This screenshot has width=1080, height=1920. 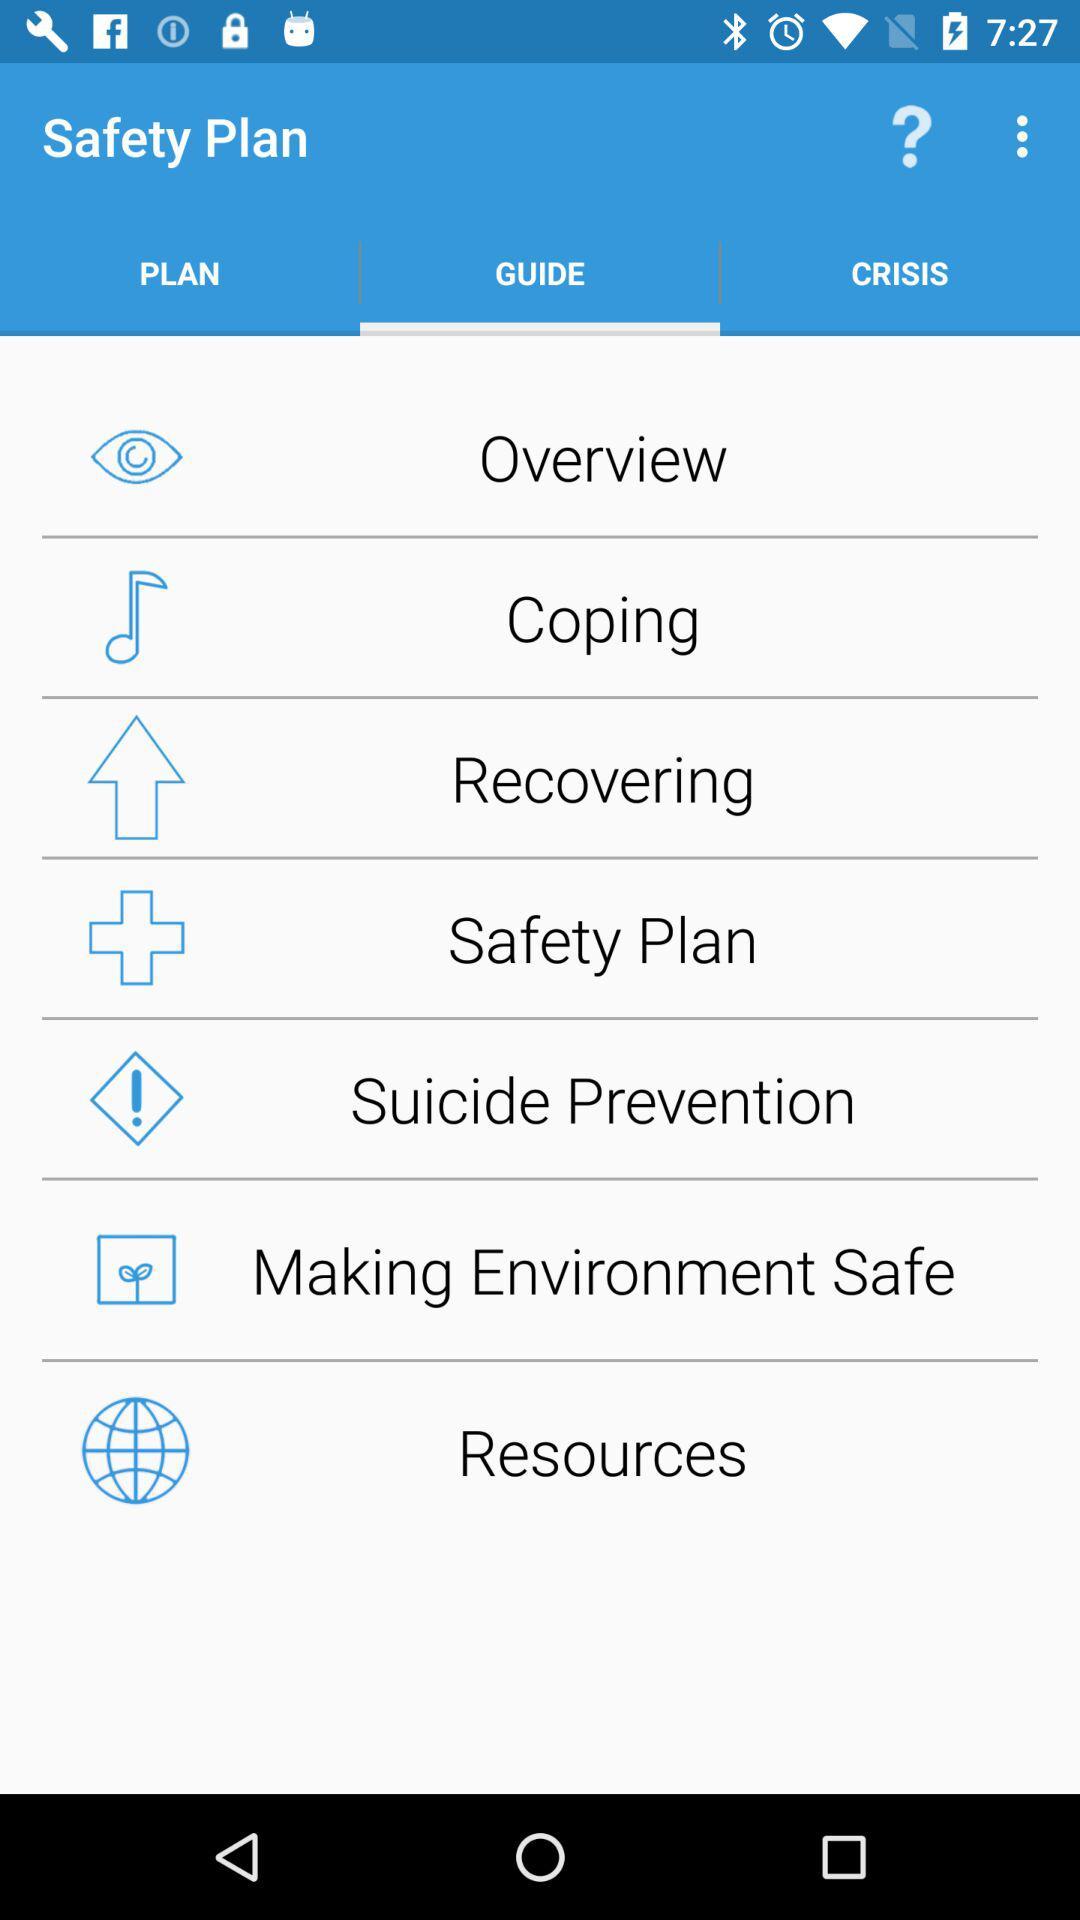 I want to click on item next to guide item, so click(x=898, y=272).